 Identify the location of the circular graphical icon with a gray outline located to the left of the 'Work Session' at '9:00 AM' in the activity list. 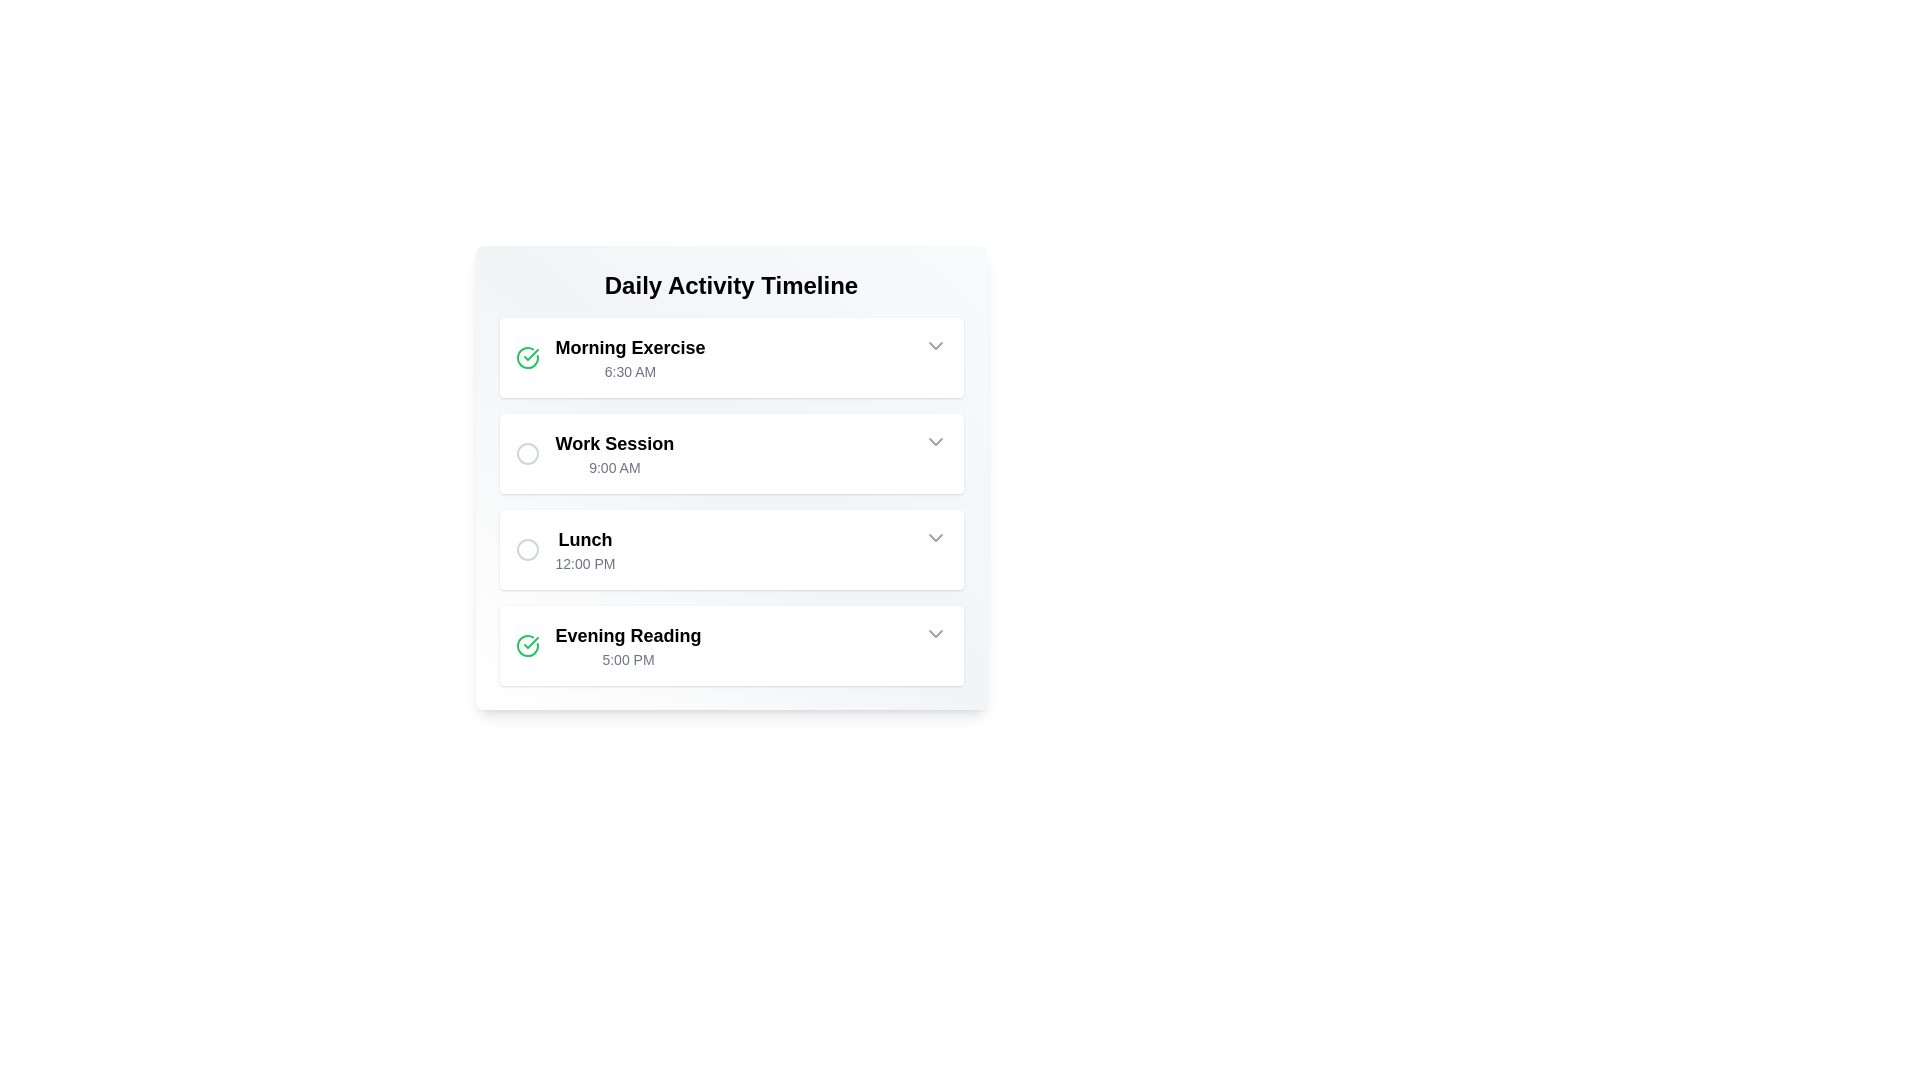
(527, 454).